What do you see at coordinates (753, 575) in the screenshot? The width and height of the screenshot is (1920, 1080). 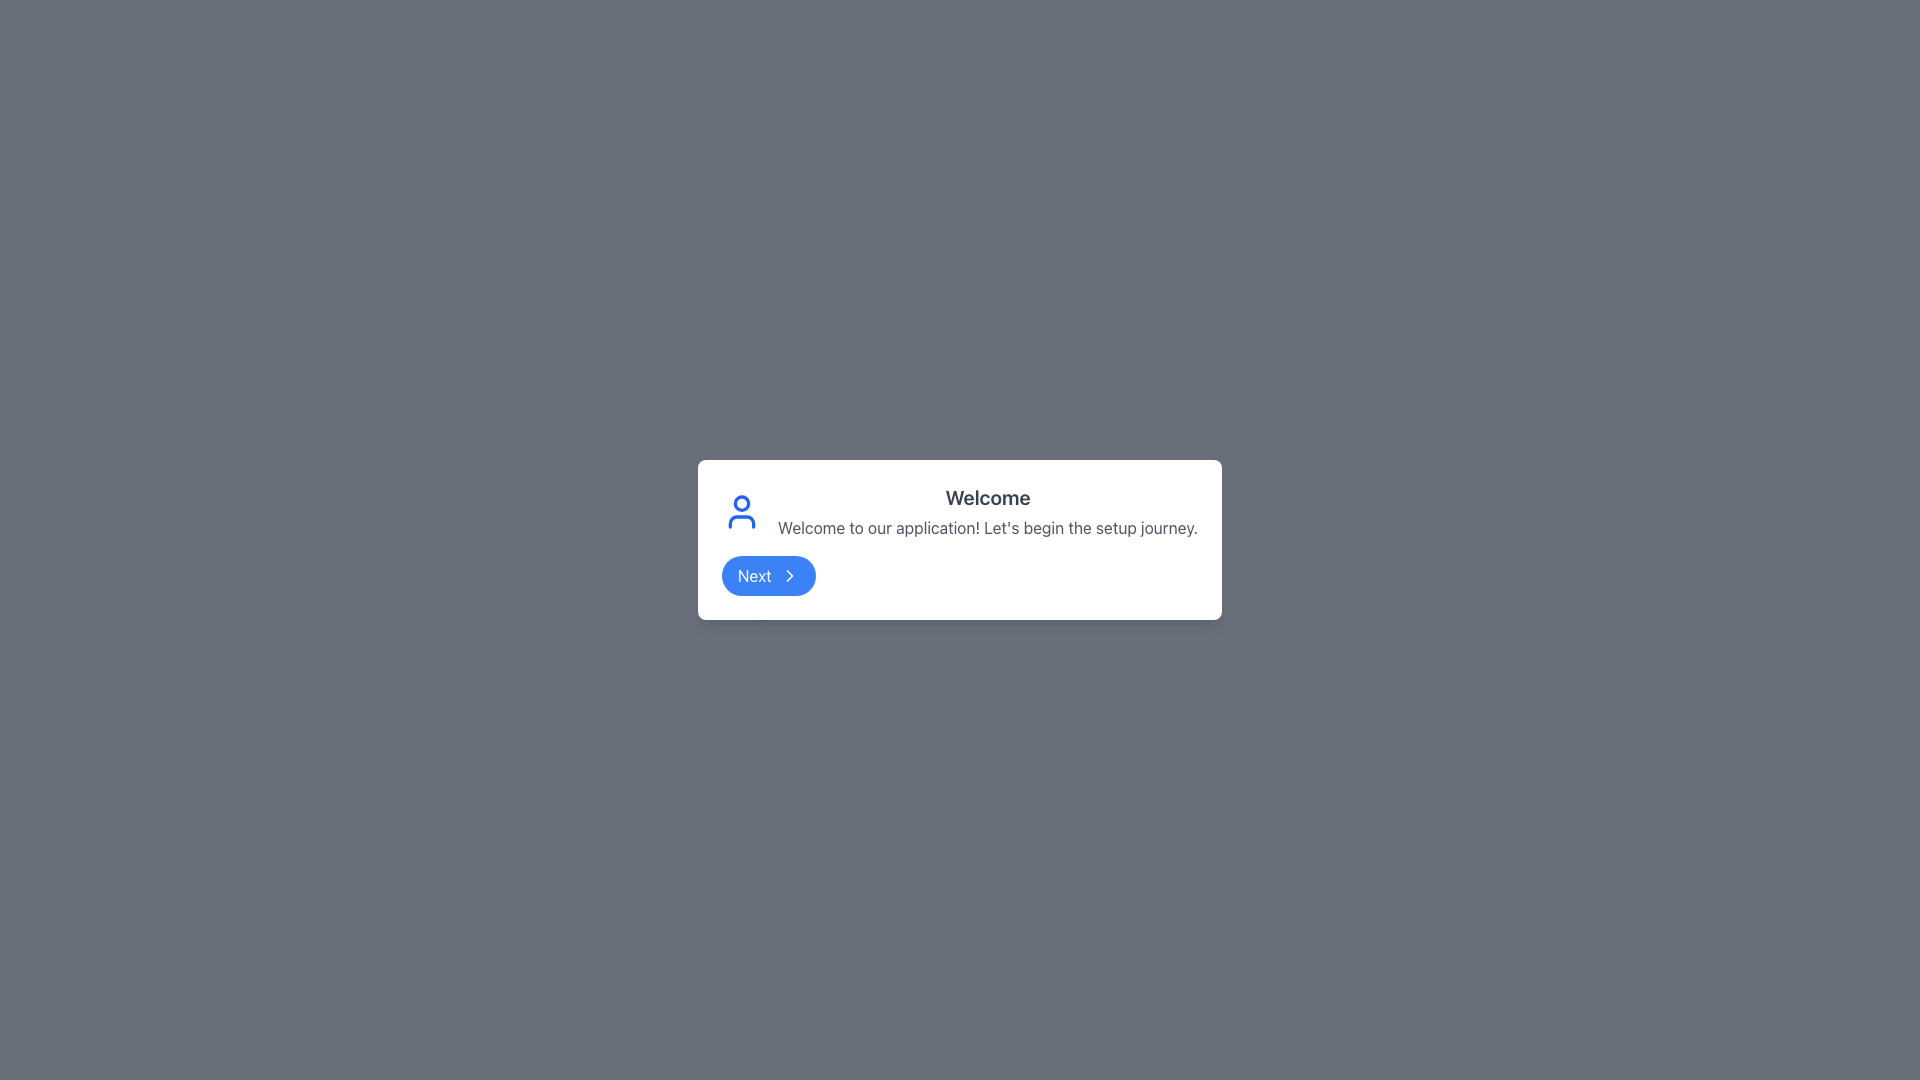 I see `the 'Next' text label element, which is displayed in white font against a blue circular background, positioned inside a rounded blue button` at bounding box center [753, 575].